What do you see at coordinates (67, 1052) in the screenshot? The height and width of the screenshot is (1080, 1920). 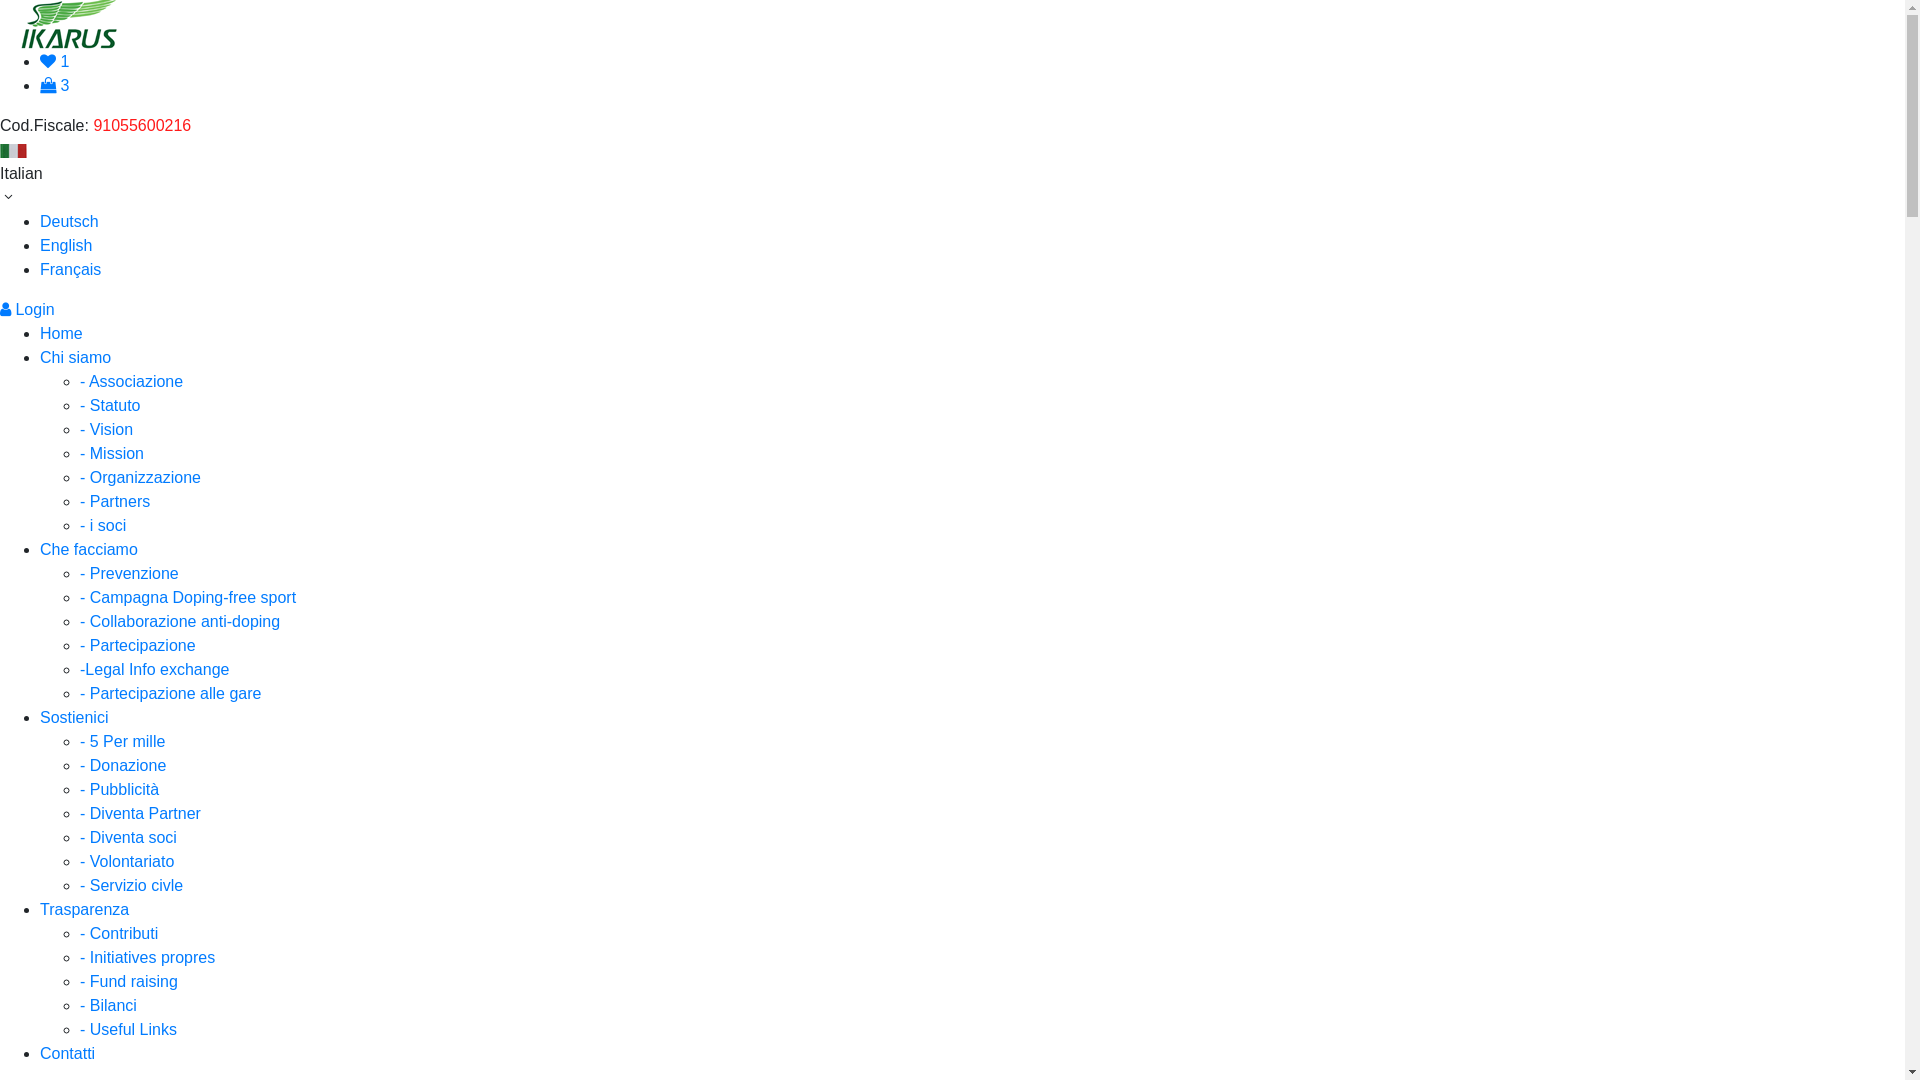 I see `'Contatti'` at bounding box center [67, 1052].